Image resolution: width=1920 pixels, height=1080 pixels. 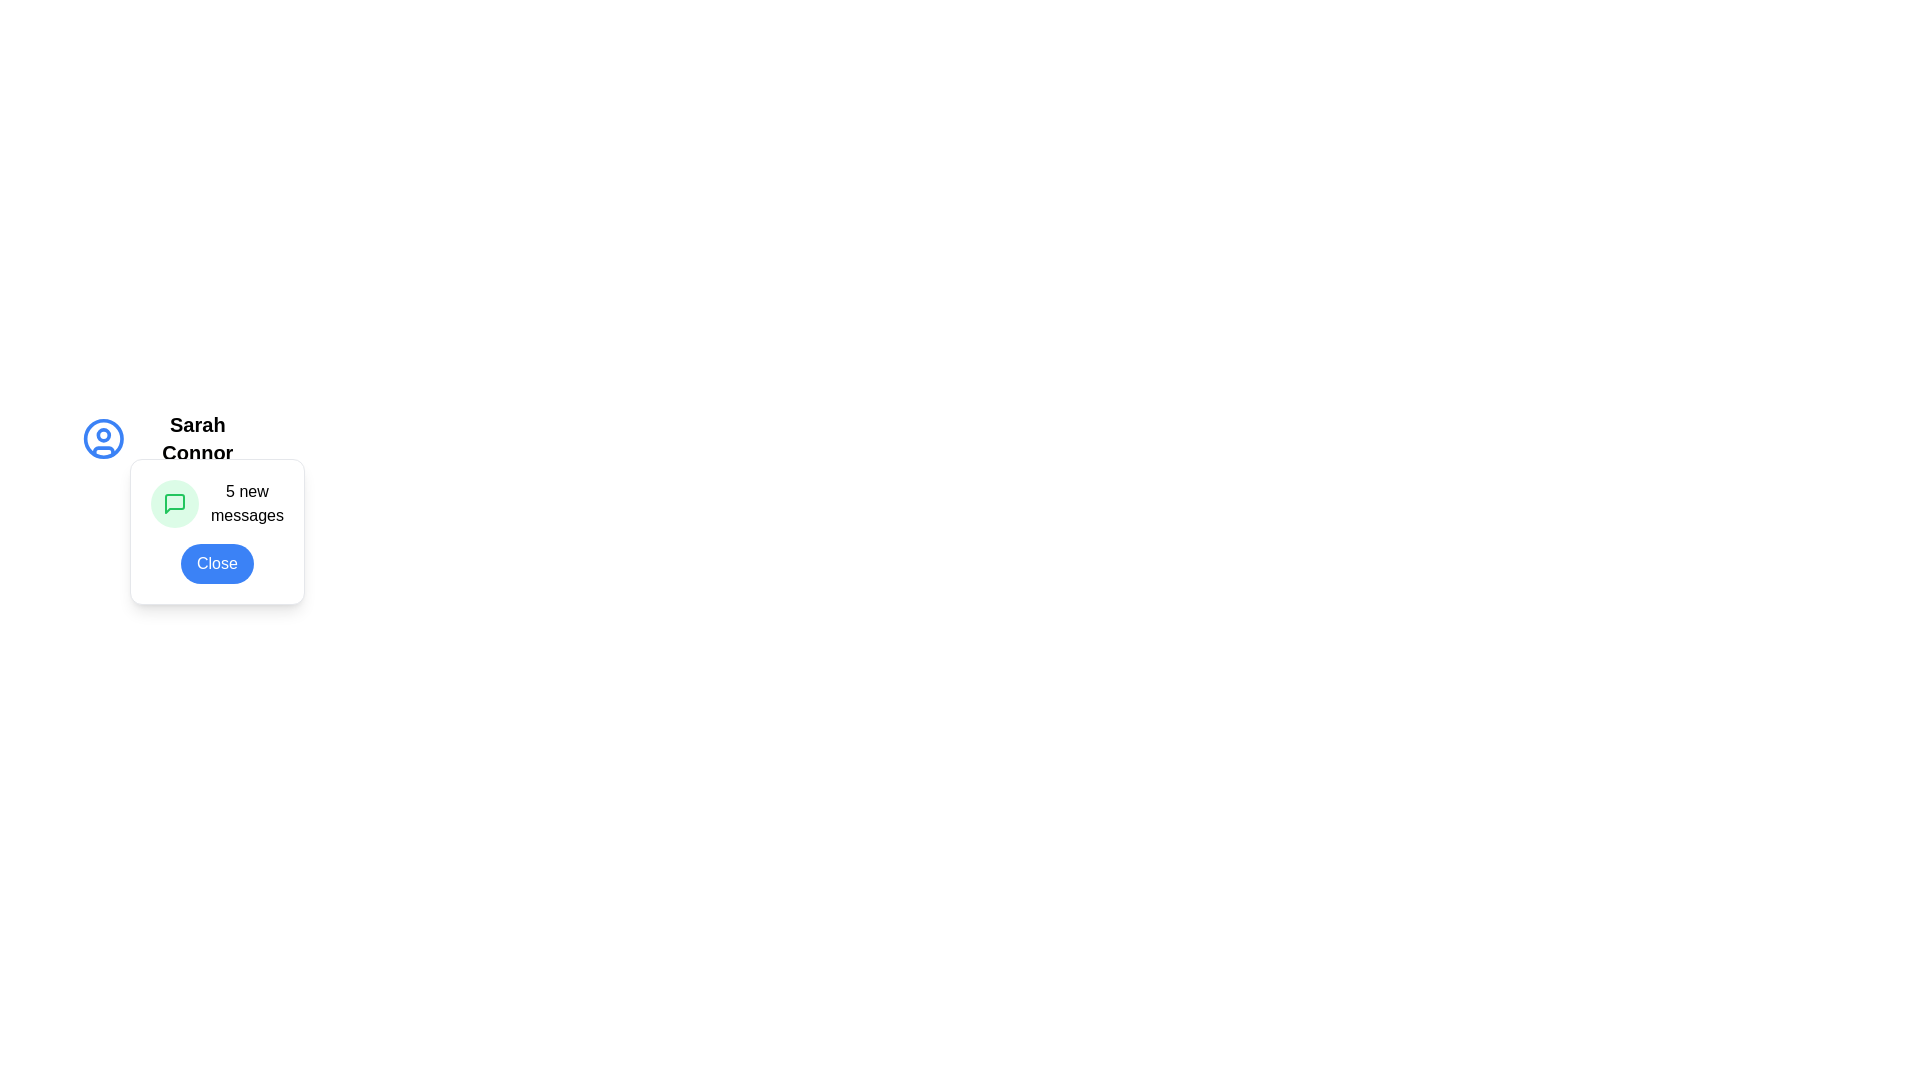 I want to click on the rounded green square icon with a speech bubble inside it, located in the top left area of a white notification card, adjacent to the text '5 new messages', so click(x=174, y=503).